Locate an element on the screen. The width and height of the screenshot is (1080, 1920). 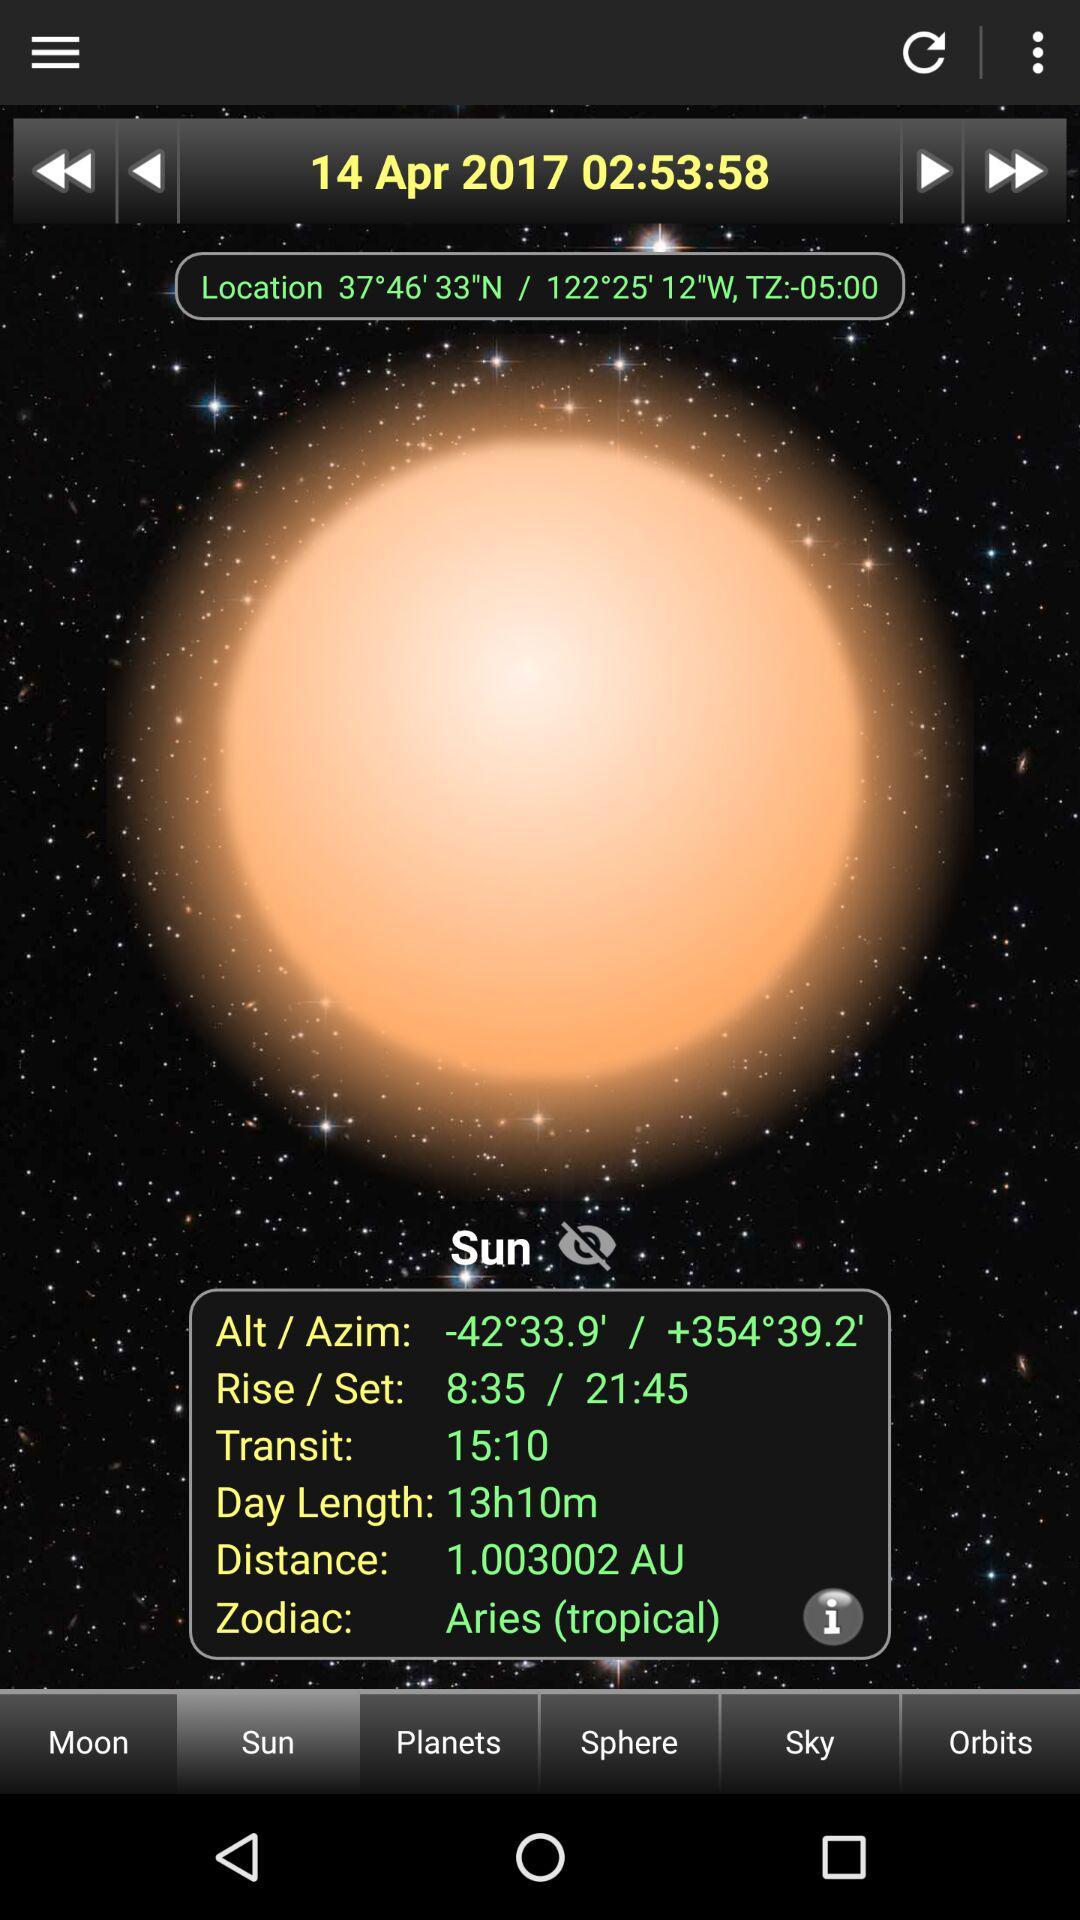
the info icon is located at coordinates (833, 1616).